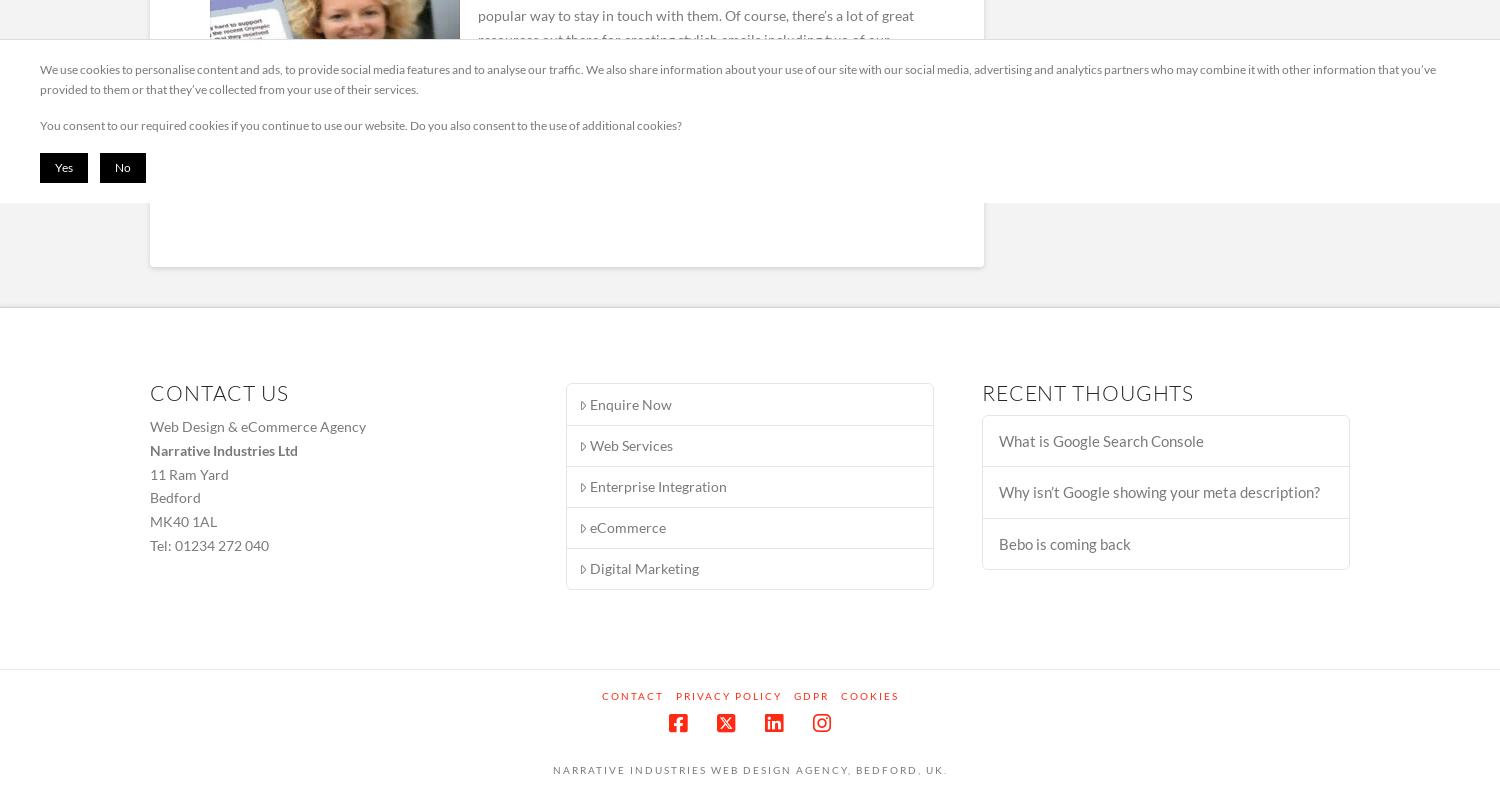  I want to click on 'MailChimp', so click(581, 61).